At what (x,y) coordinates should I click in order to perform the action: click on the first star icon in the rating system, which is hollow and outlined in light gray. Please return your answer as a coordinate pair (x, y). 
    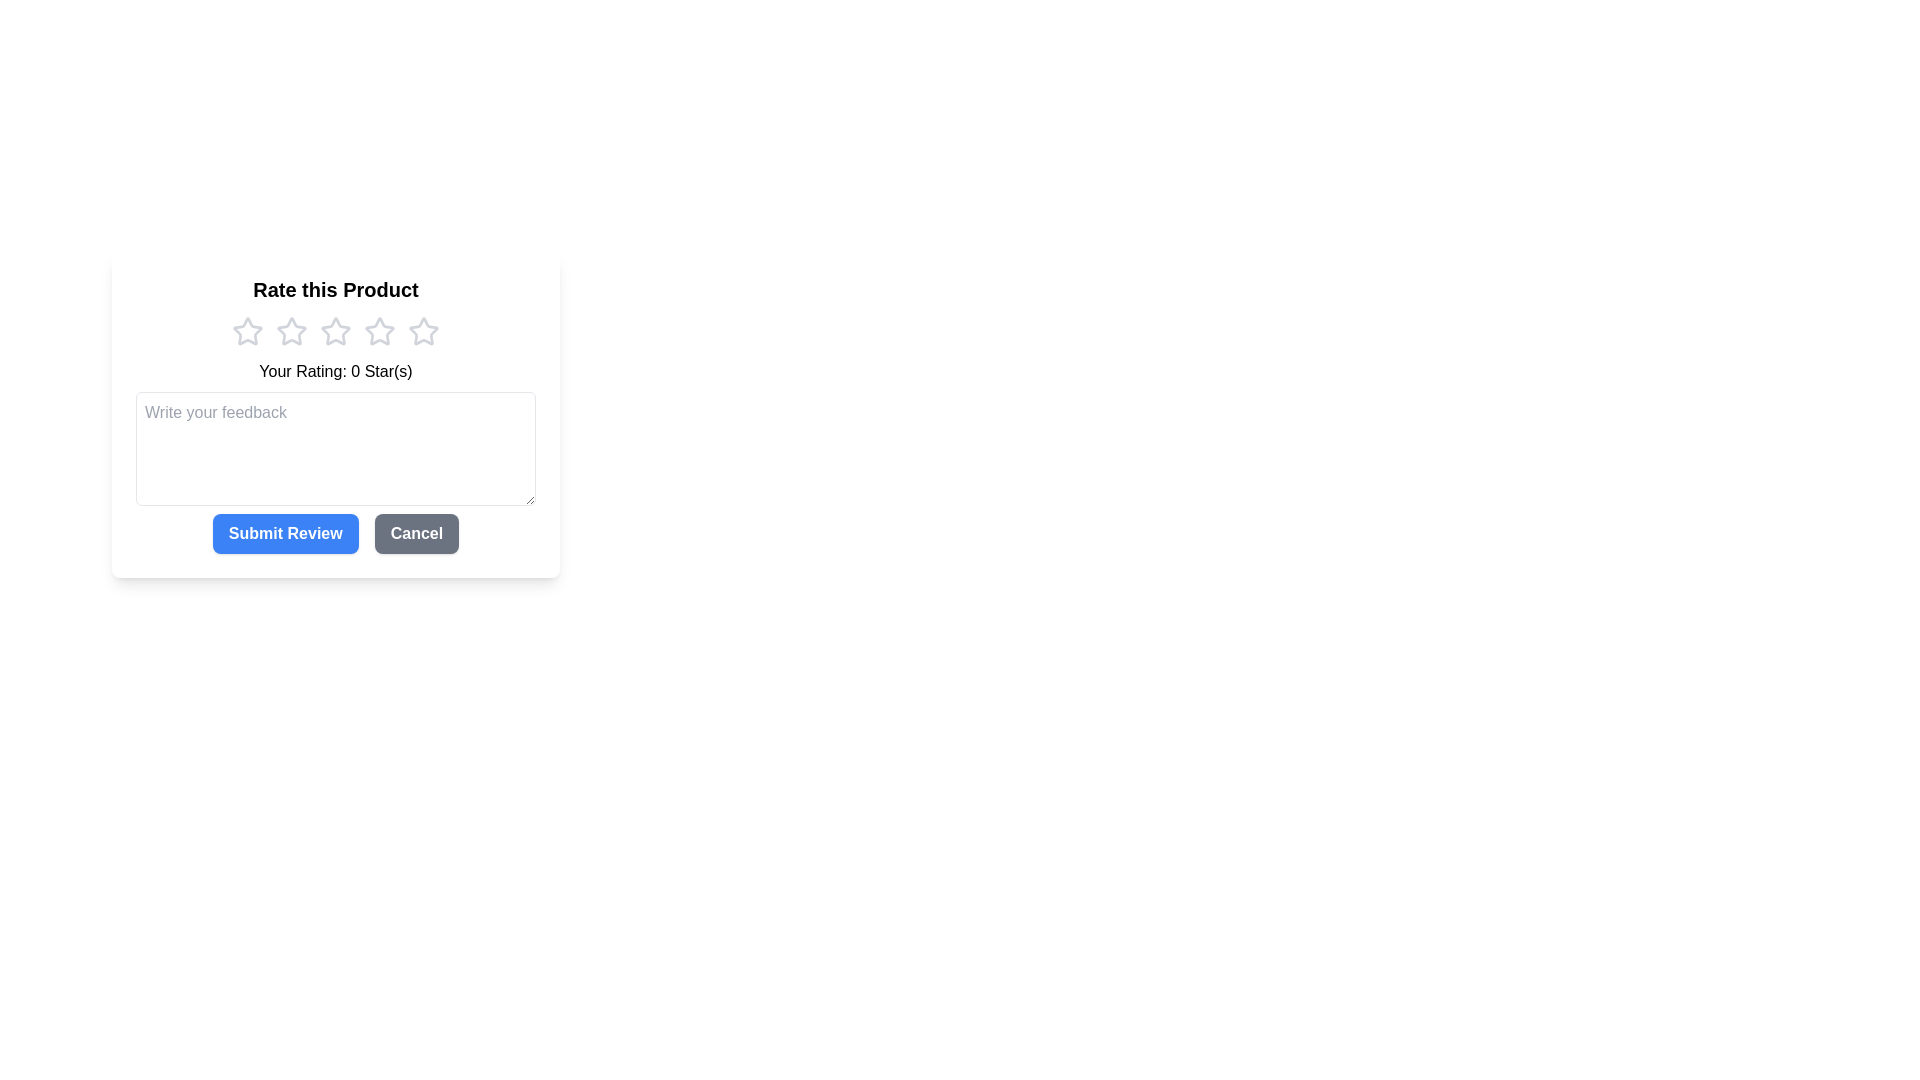
    Looking at the image, I should click on (247, 330).